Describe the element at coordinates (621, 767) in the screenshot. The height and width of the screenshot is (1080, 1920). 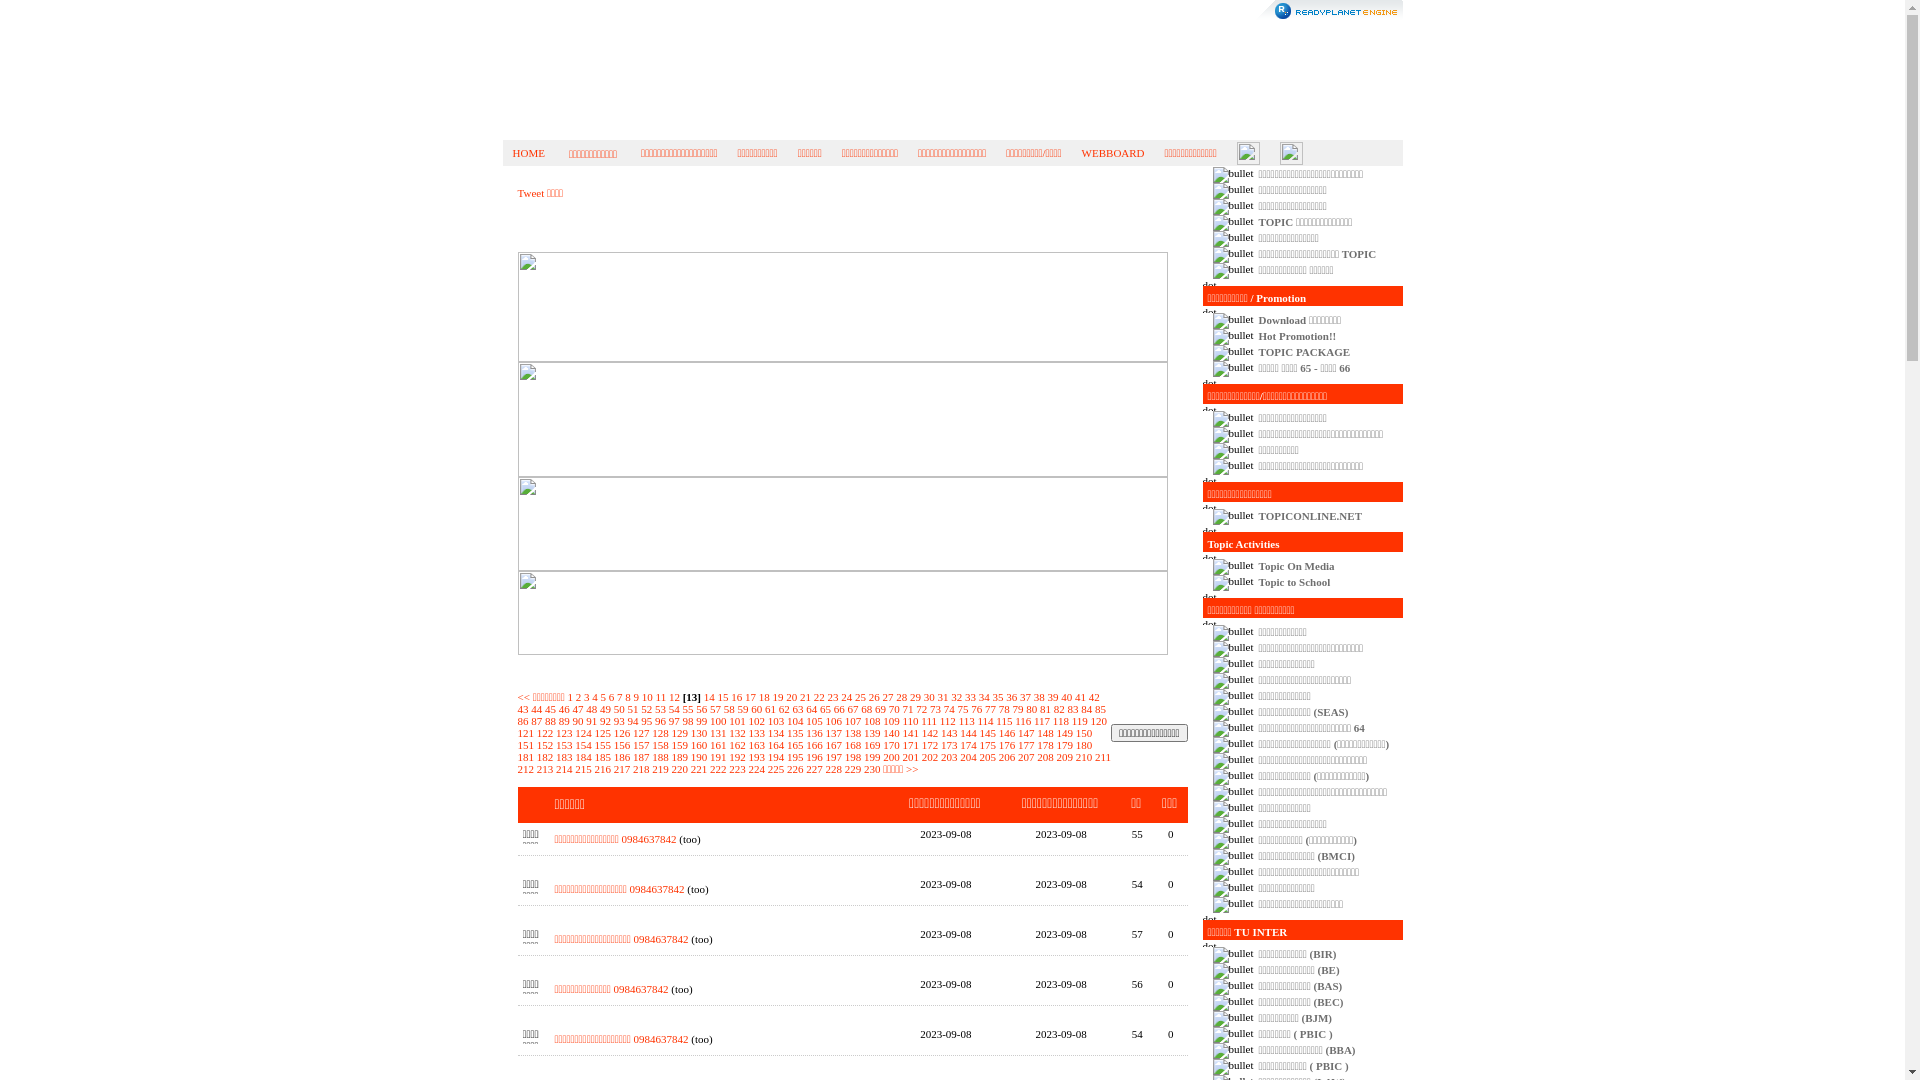
I see `'217'` at that location.